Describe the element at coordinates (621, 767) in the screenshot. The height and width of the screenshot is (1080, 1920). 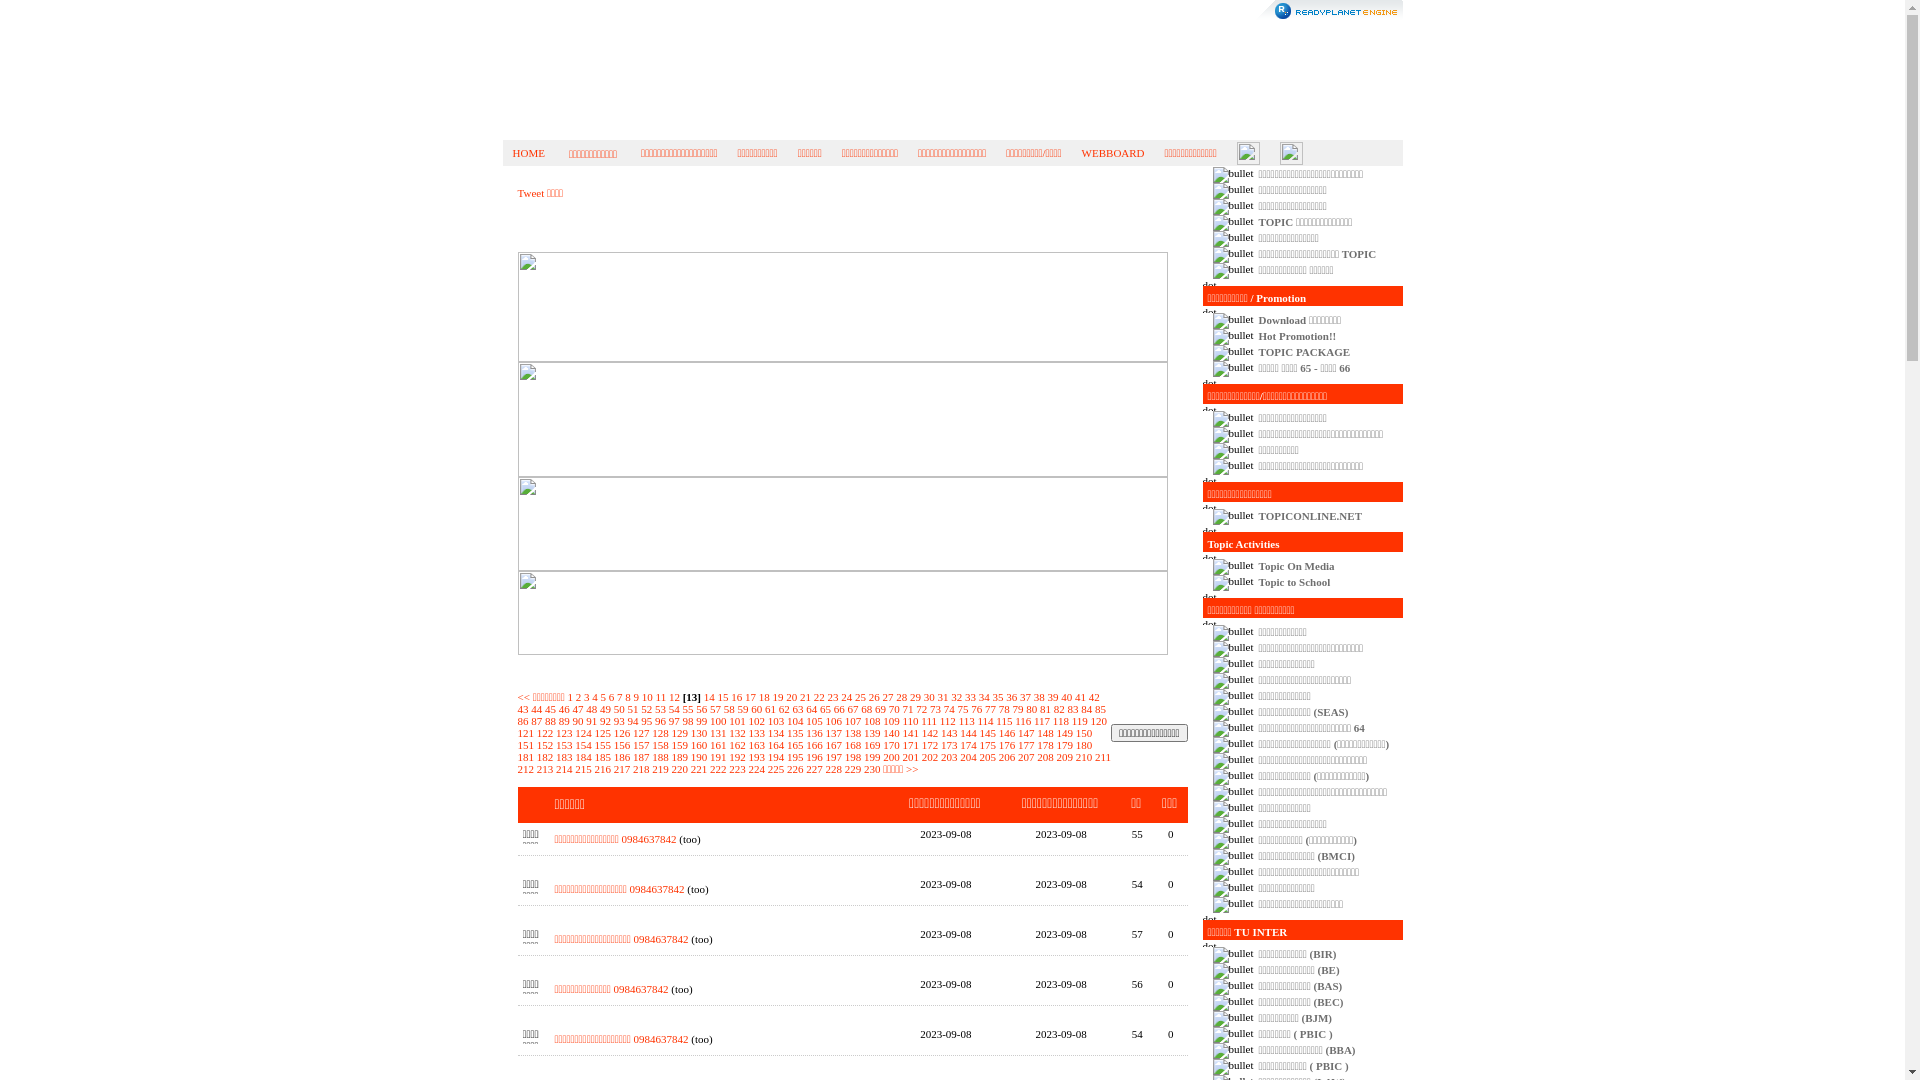
I see `'217'` at that location.